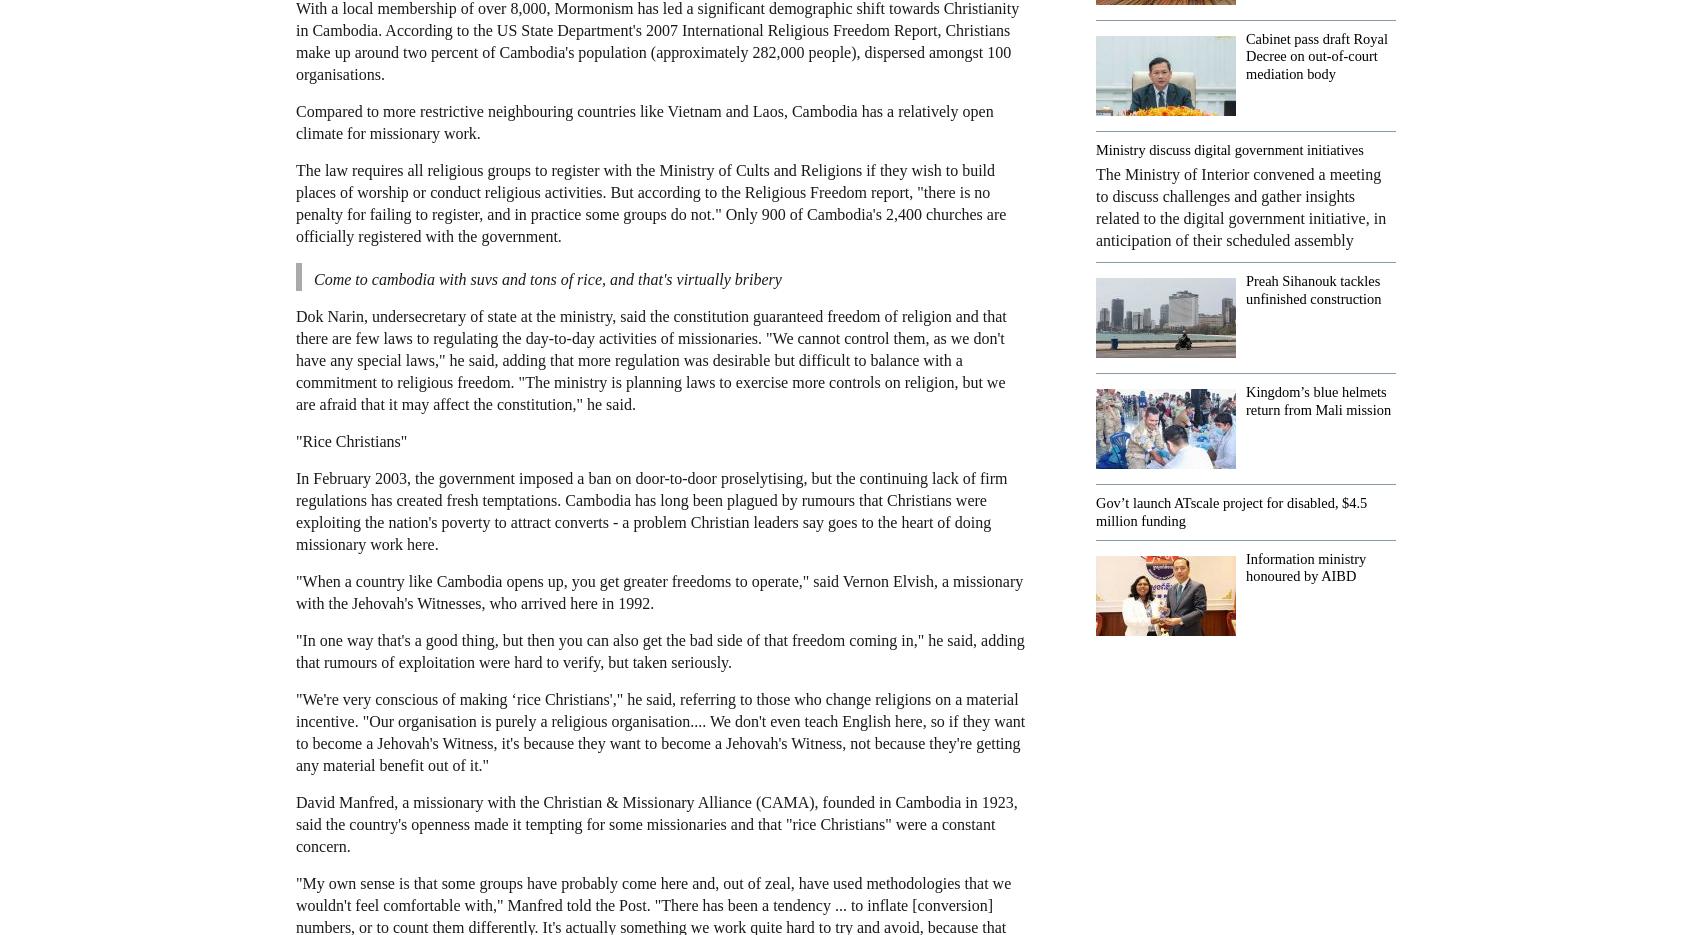  I want to click on 'The Ministry of Interior convened a meeting to discuss challenges and gather insights related to the digital government initiative, in anticipation of their scheduled assembly', so click(1241, 206).